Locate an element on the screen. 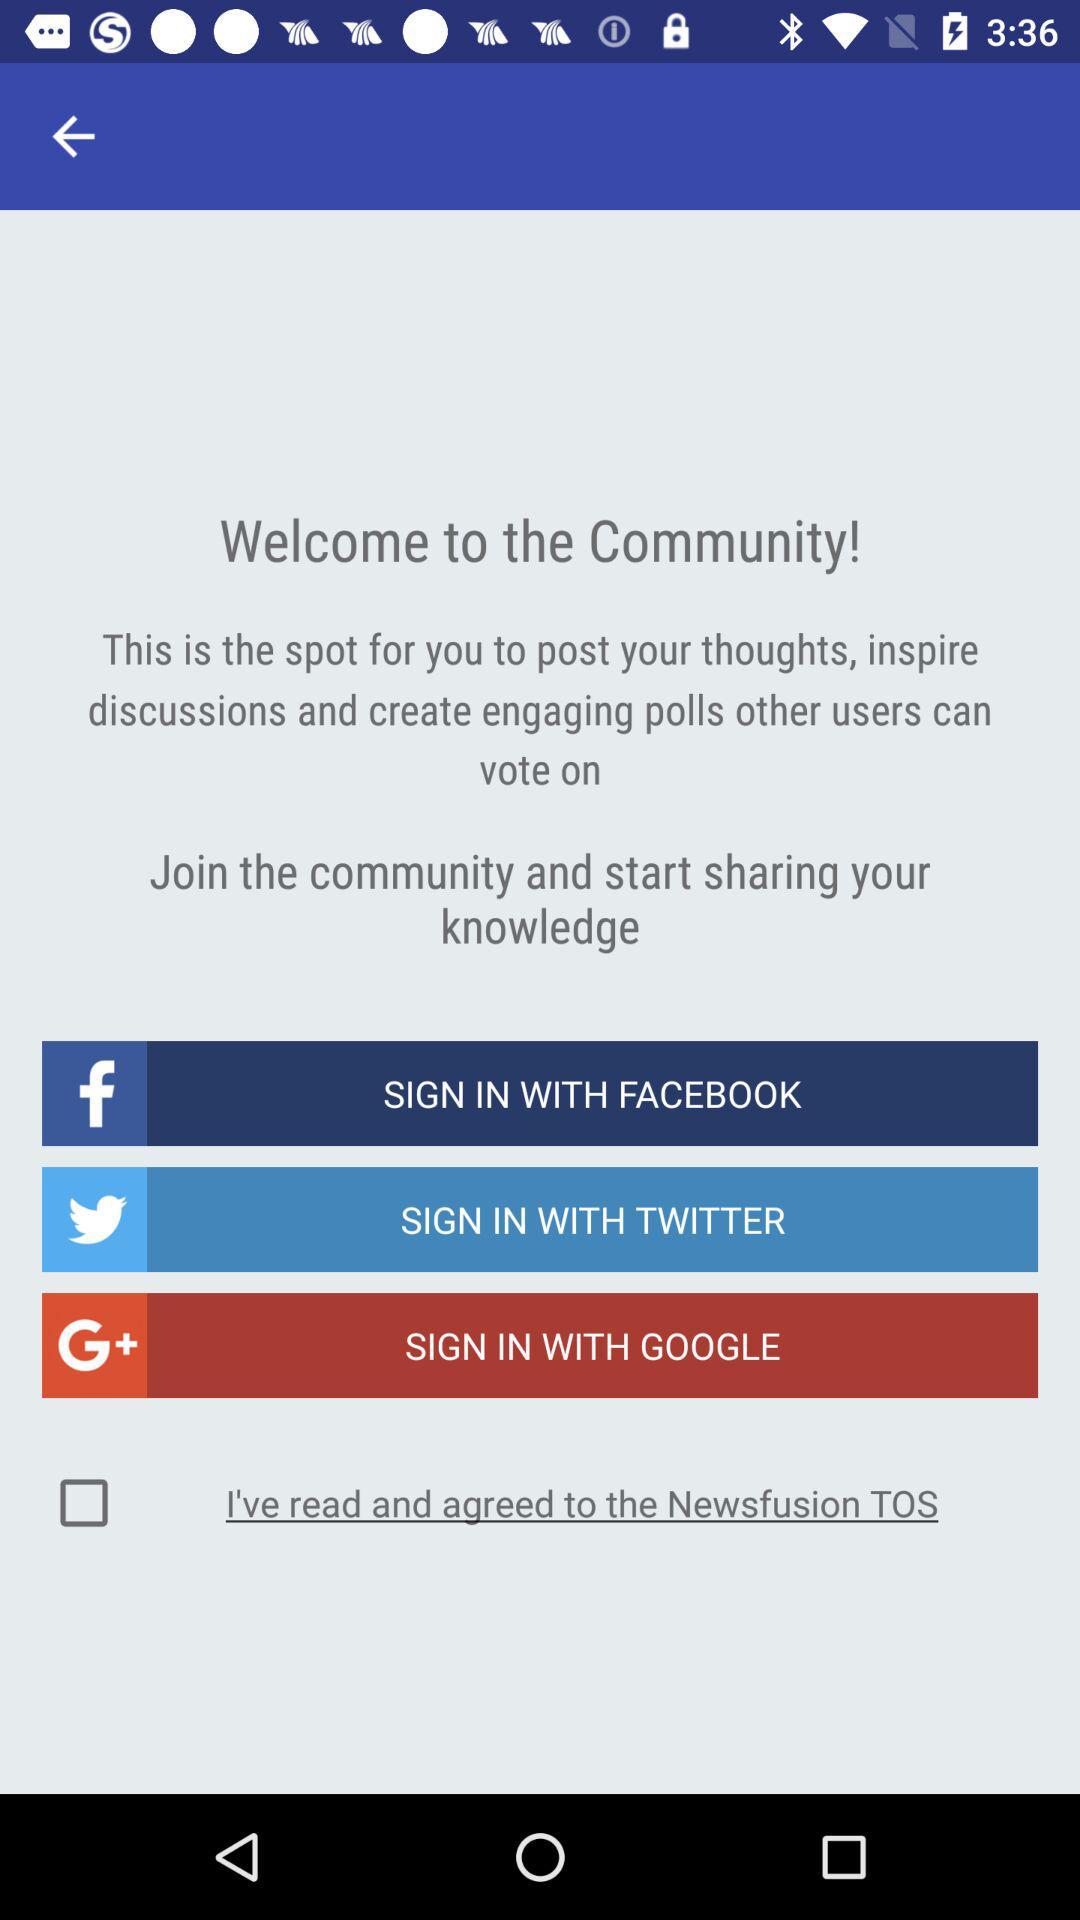 The width and height of the screenshot is (1080, 1920). the item at the top left corner is located at coordinates (72, 135).